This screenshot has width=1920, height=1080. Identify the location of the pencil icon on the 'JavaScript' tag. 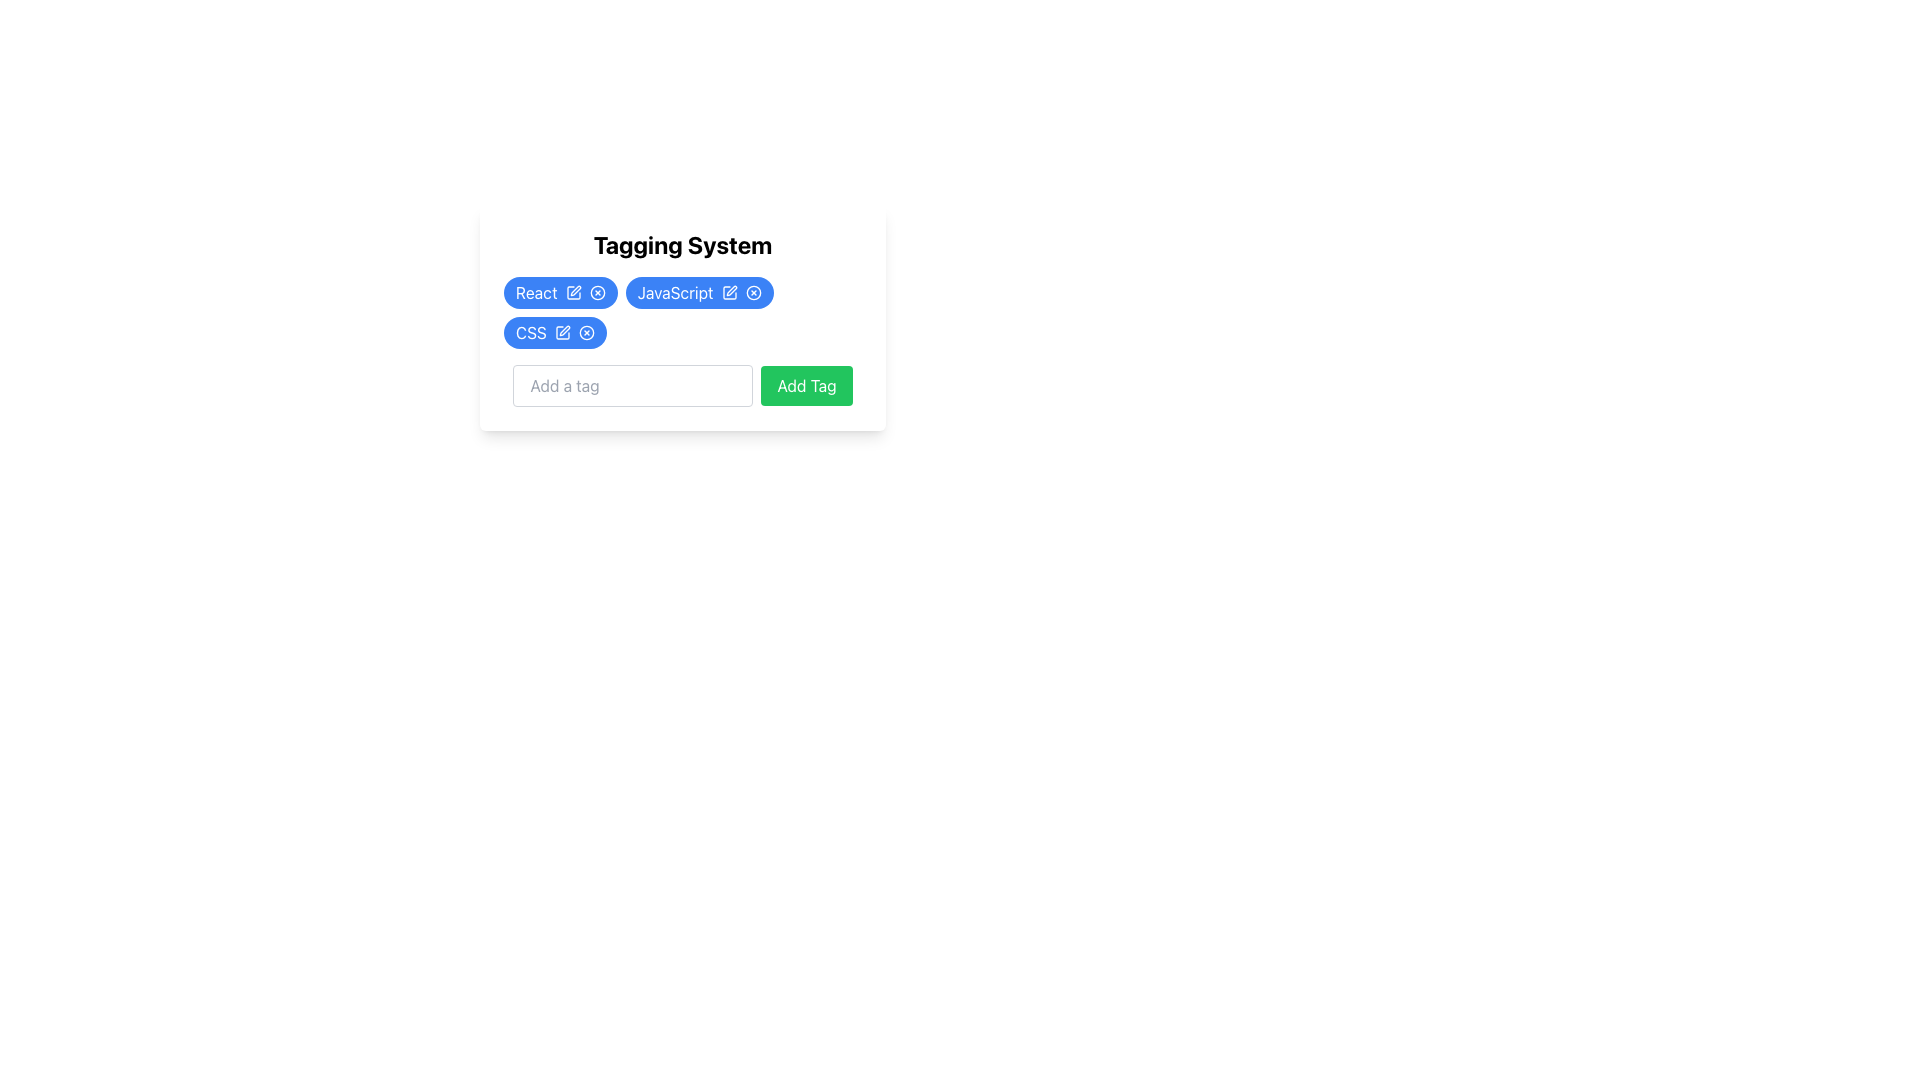
(699, 293).